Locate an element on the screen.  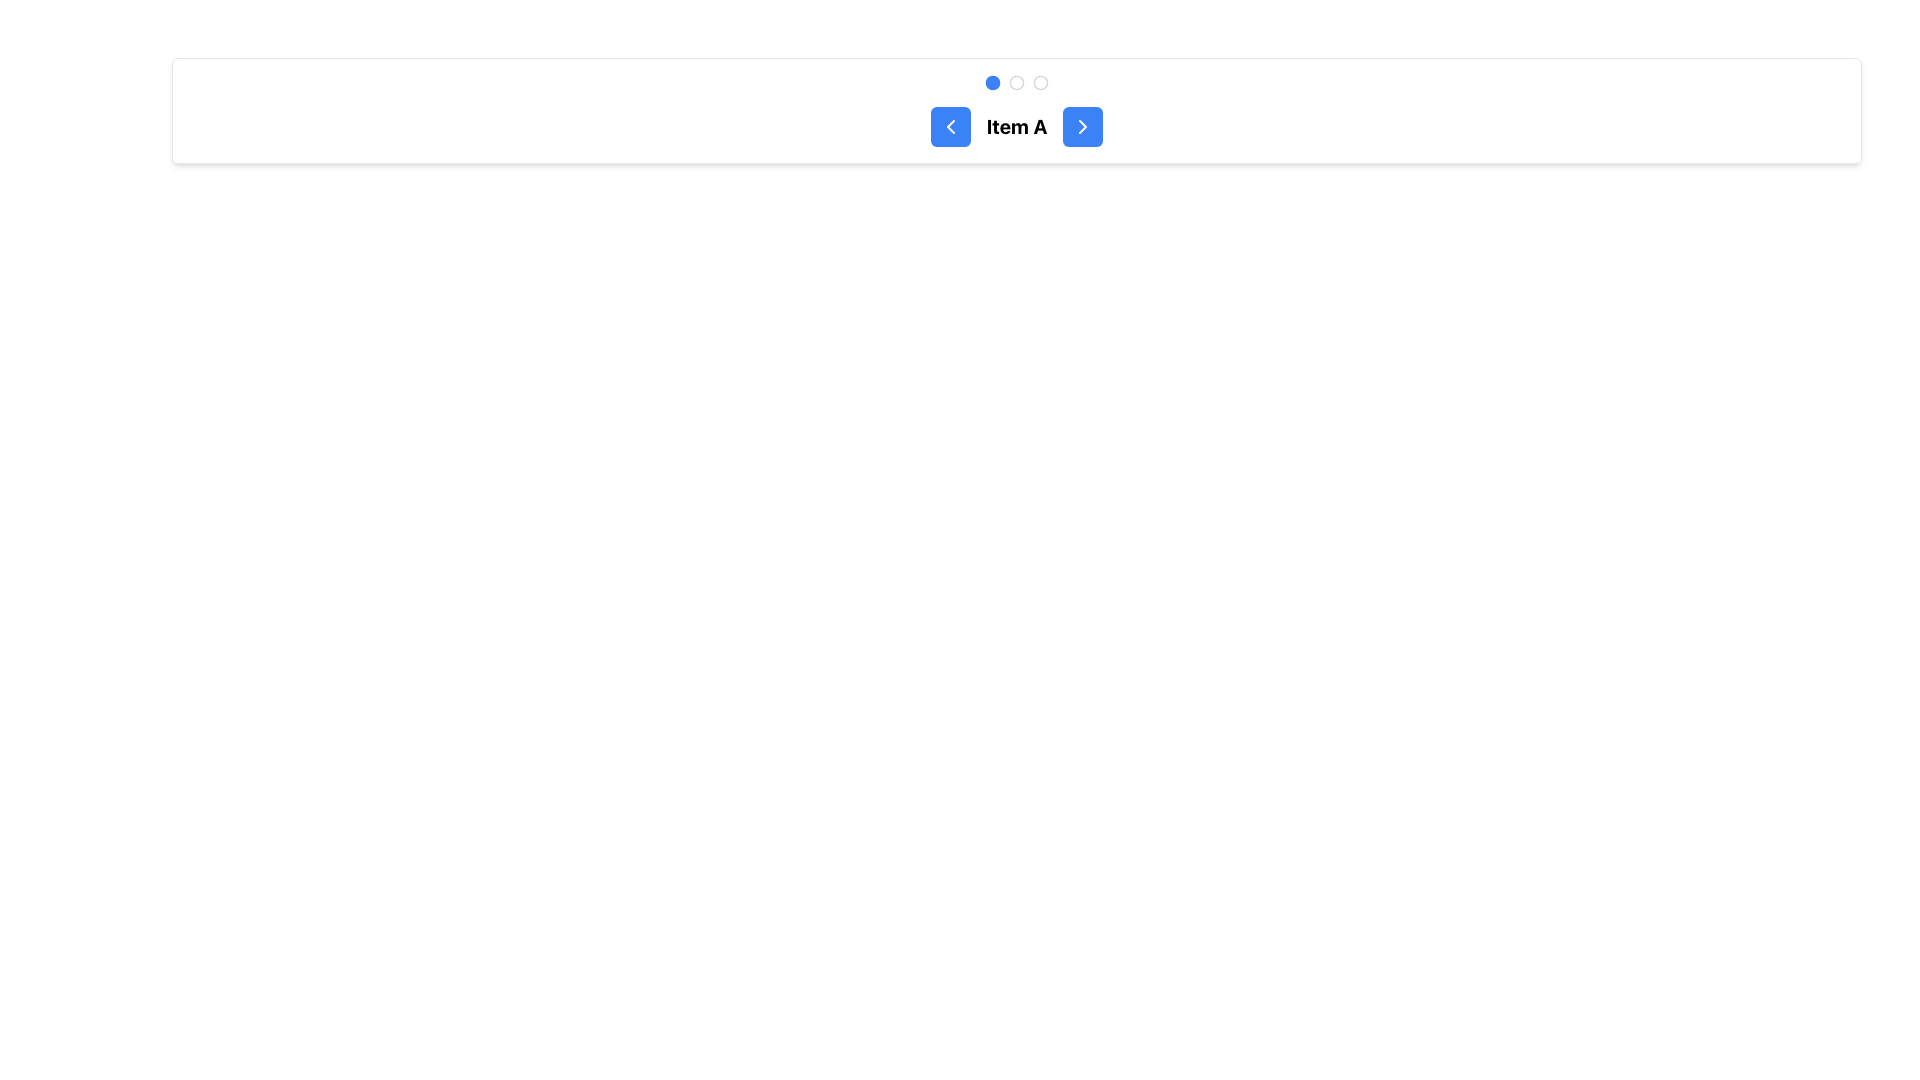
the blue button with a white left-pointing chevron arrow icon located on the left side of the navigation components is located at coordinates (949, 127).